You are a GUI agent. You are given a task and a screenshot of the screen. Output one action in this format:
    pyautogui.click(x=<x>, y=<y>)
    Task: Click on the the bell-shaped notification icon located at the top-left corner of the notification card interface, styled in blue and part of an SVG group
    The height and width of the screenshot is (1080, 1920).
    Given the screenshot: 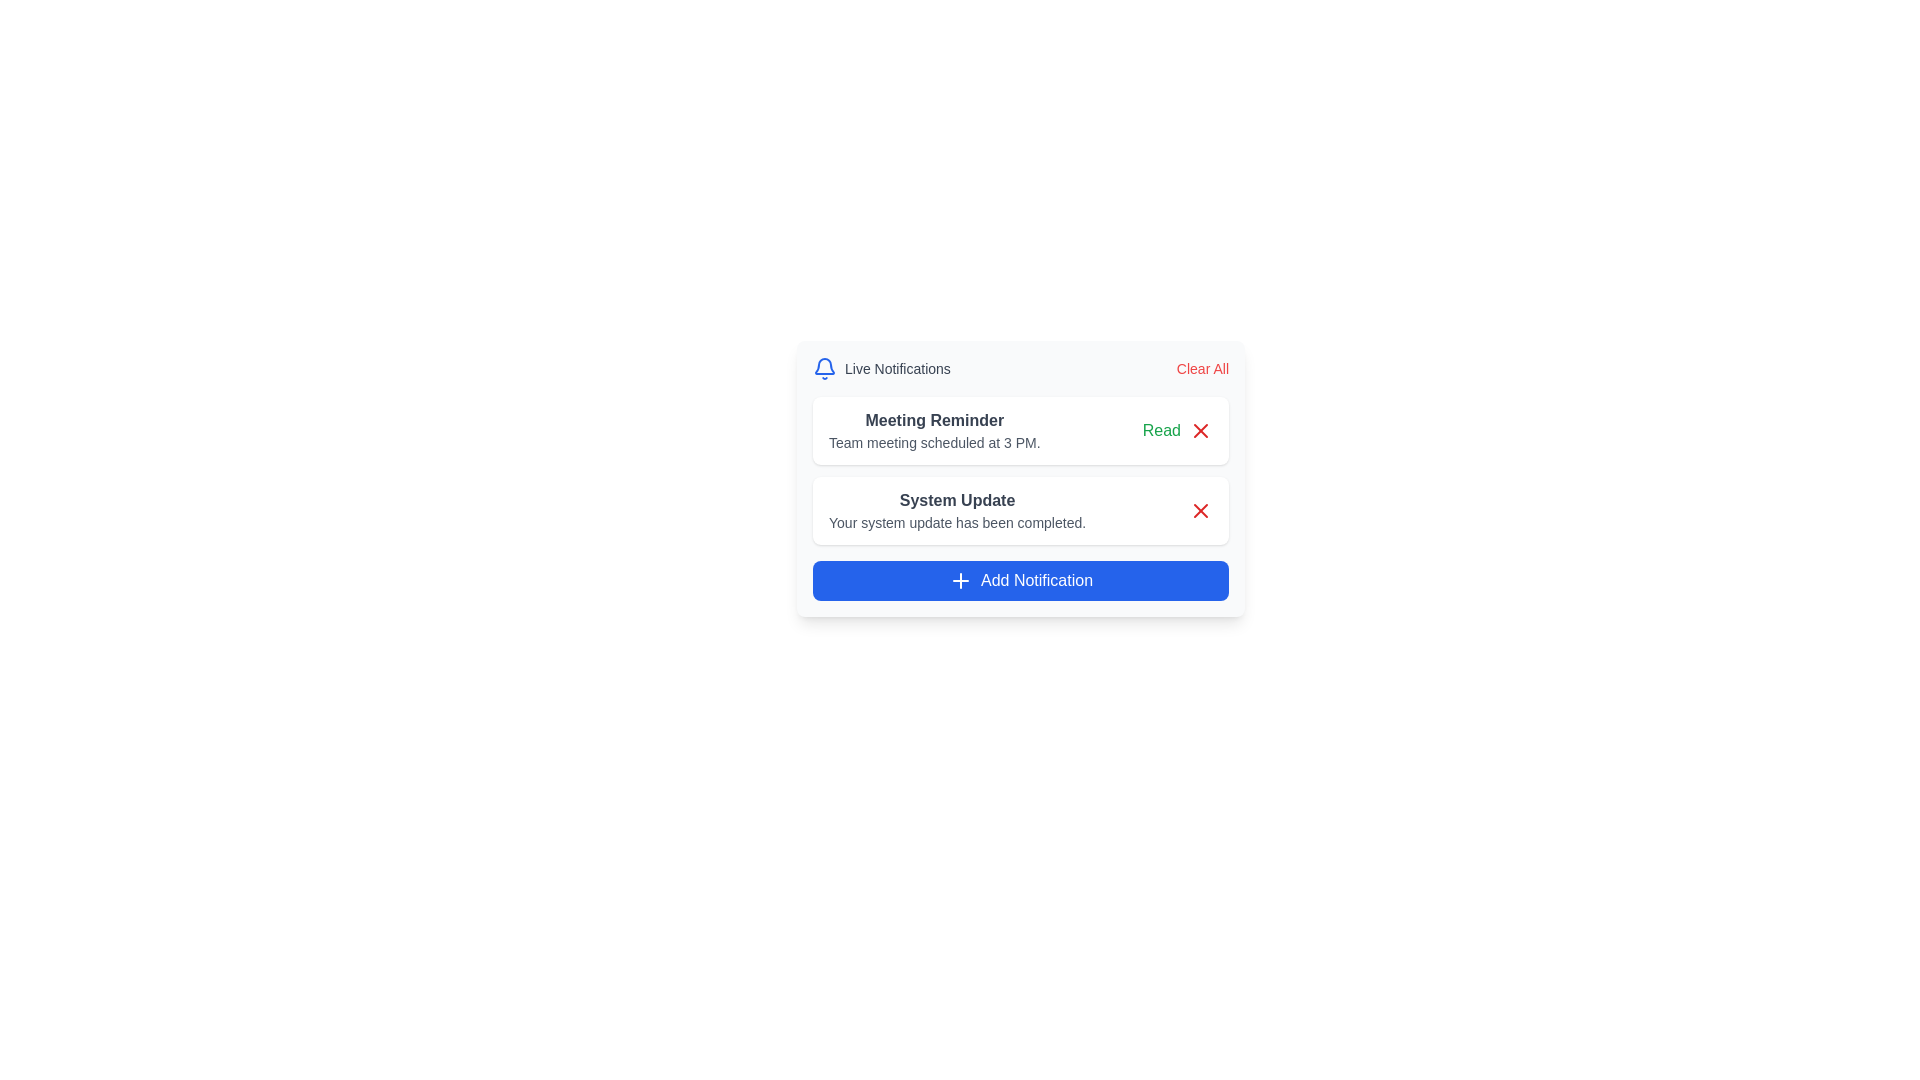 What is the action you would take?
    pyautogui.click(x=825, y=366)
    